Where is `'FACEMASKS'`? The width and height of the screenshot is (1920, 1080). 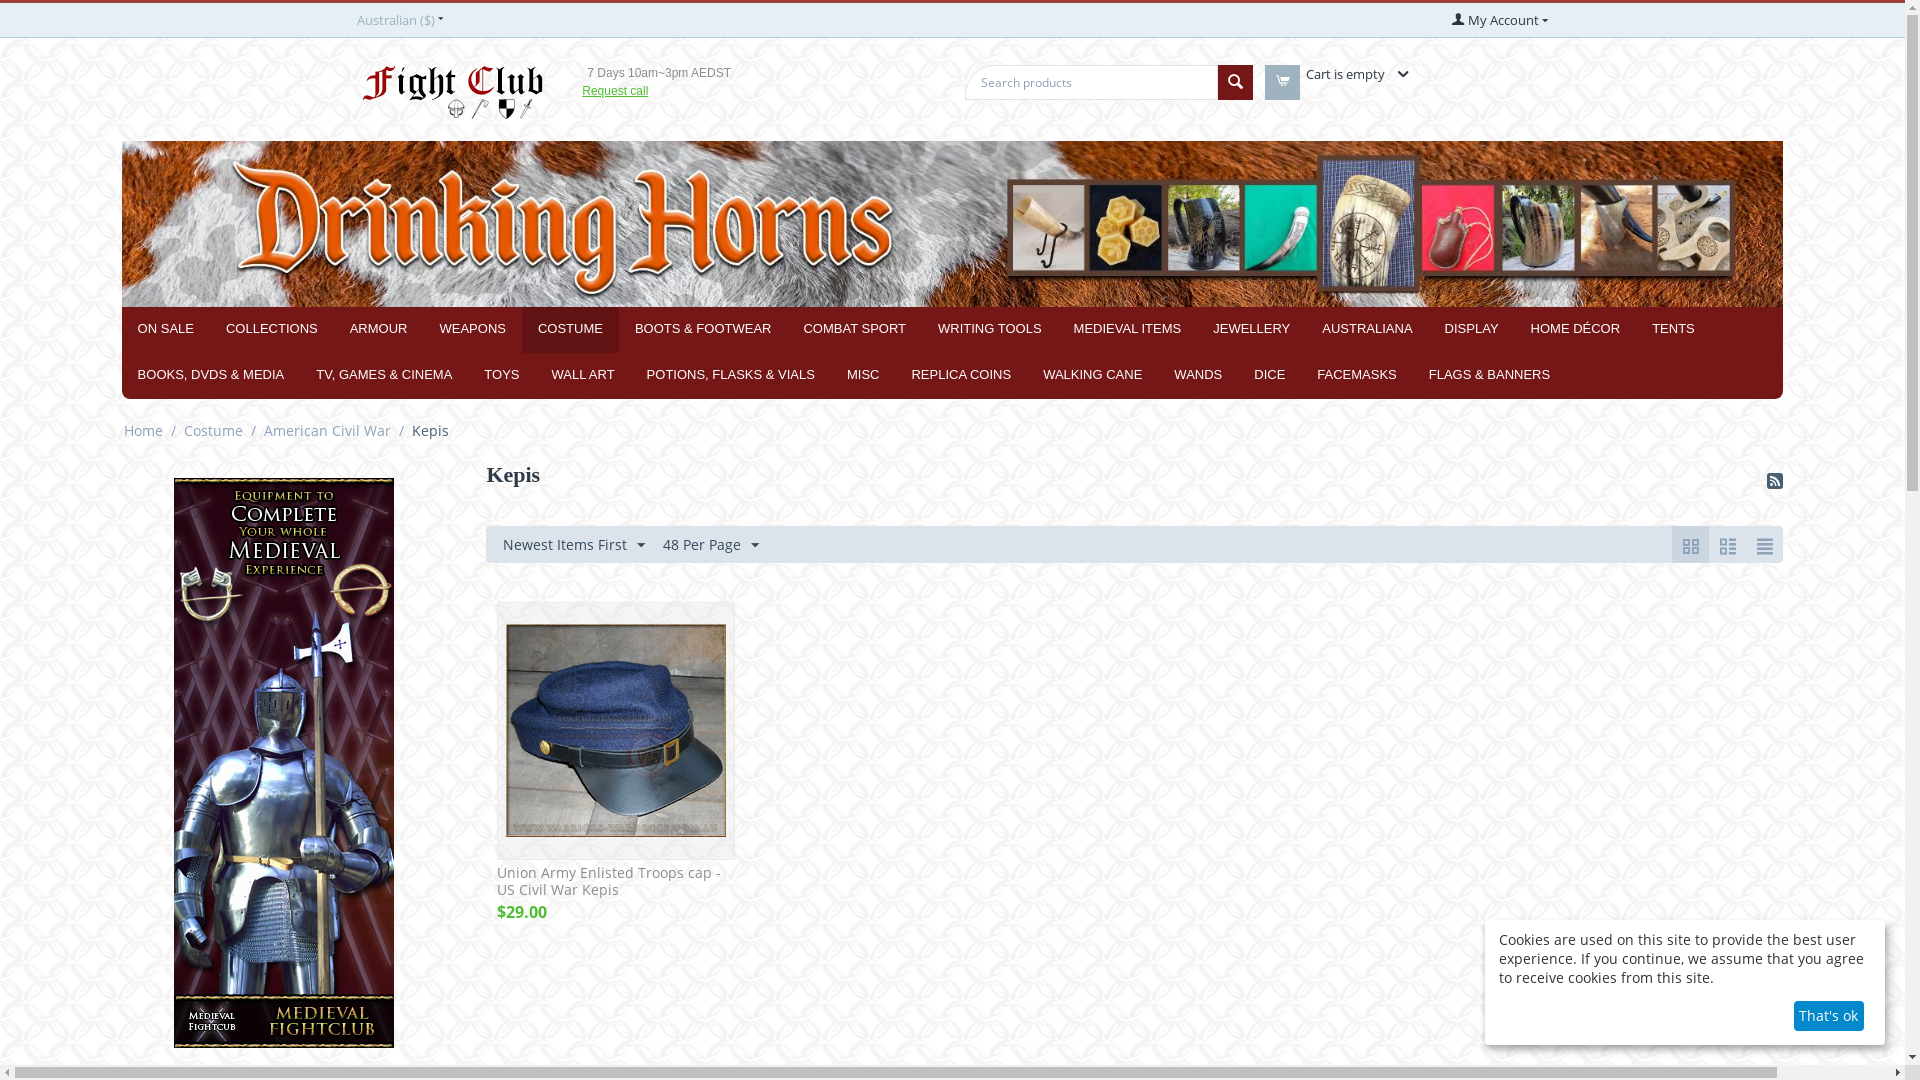 'FACEMASKS' is located at coordinates (1356, 375).